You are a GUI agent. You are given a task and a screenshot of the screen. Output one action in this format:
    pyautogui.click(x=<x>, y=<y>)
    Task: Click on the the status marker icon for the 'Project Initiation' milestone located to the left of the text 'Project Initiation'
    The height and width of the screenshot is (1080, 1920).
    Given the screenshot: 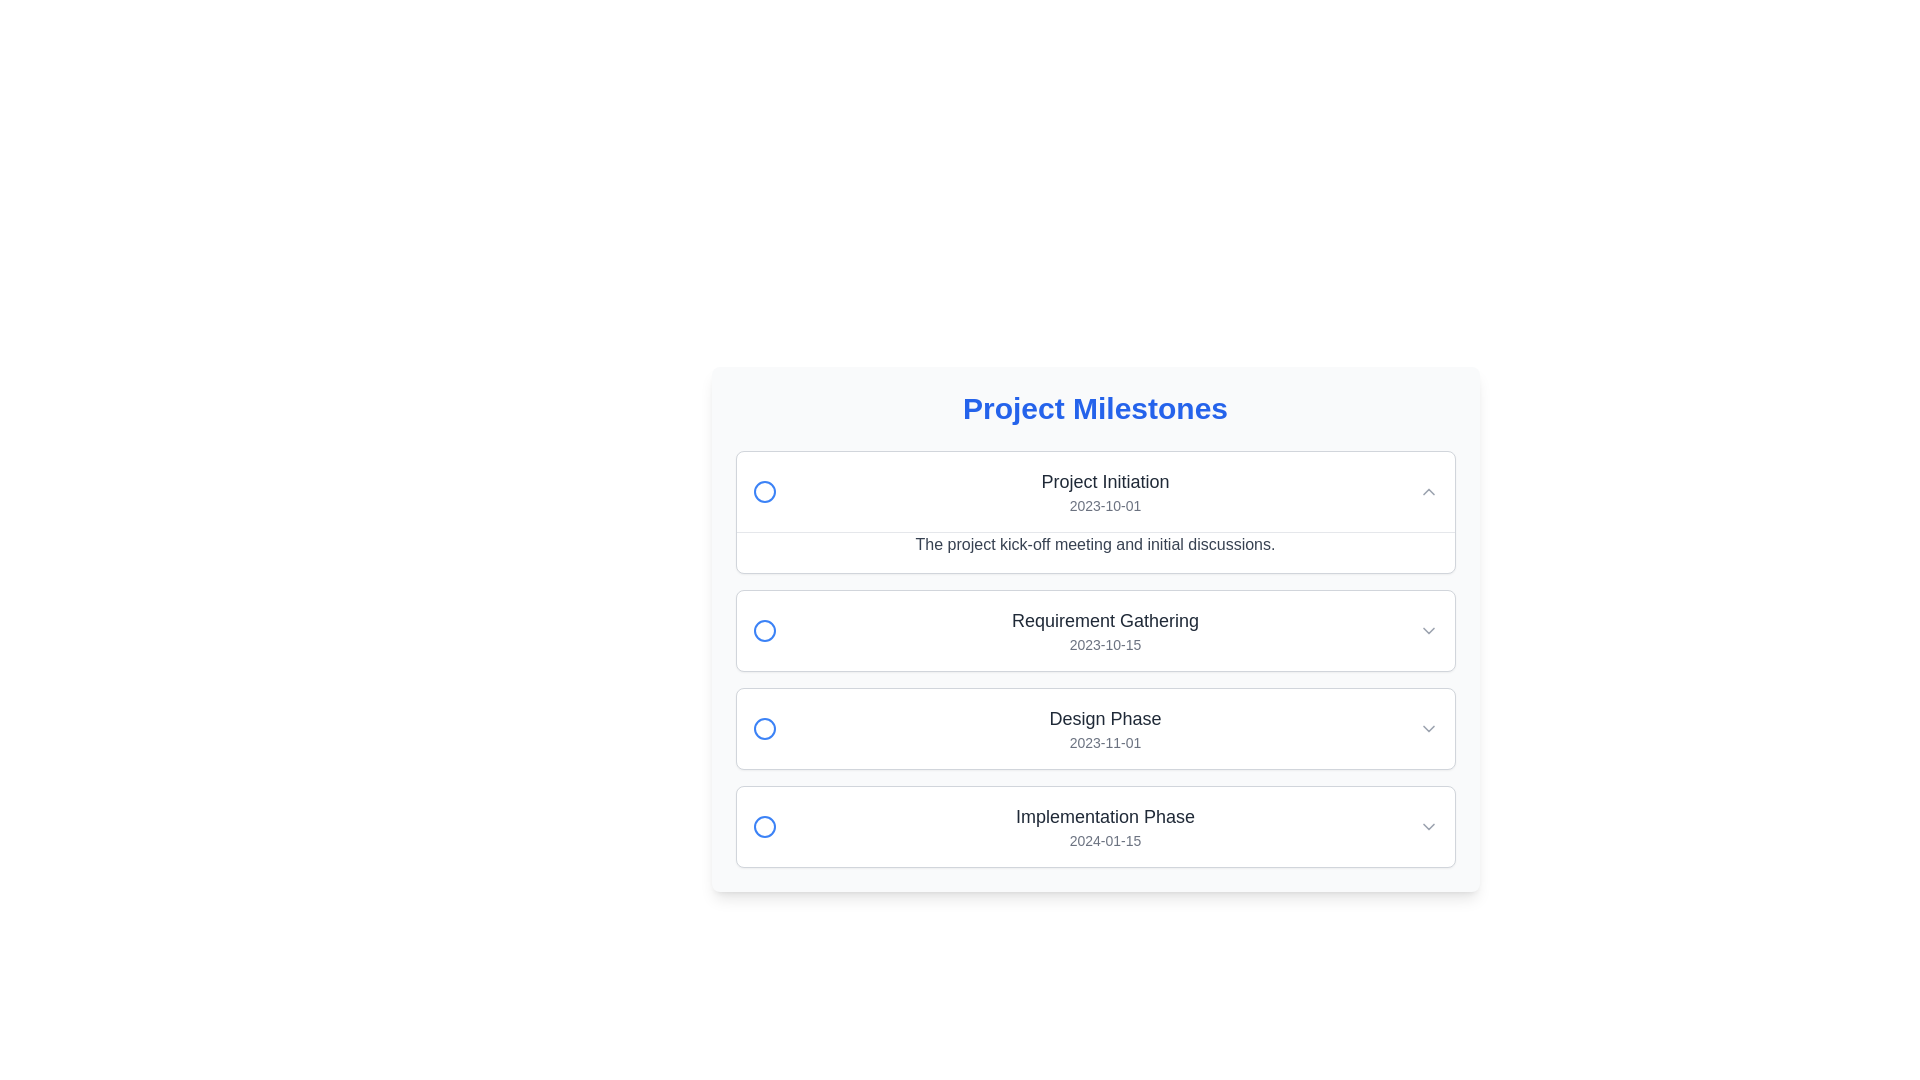 What is the action you would take?
    pyautogui.click(x=763, y=492)
    